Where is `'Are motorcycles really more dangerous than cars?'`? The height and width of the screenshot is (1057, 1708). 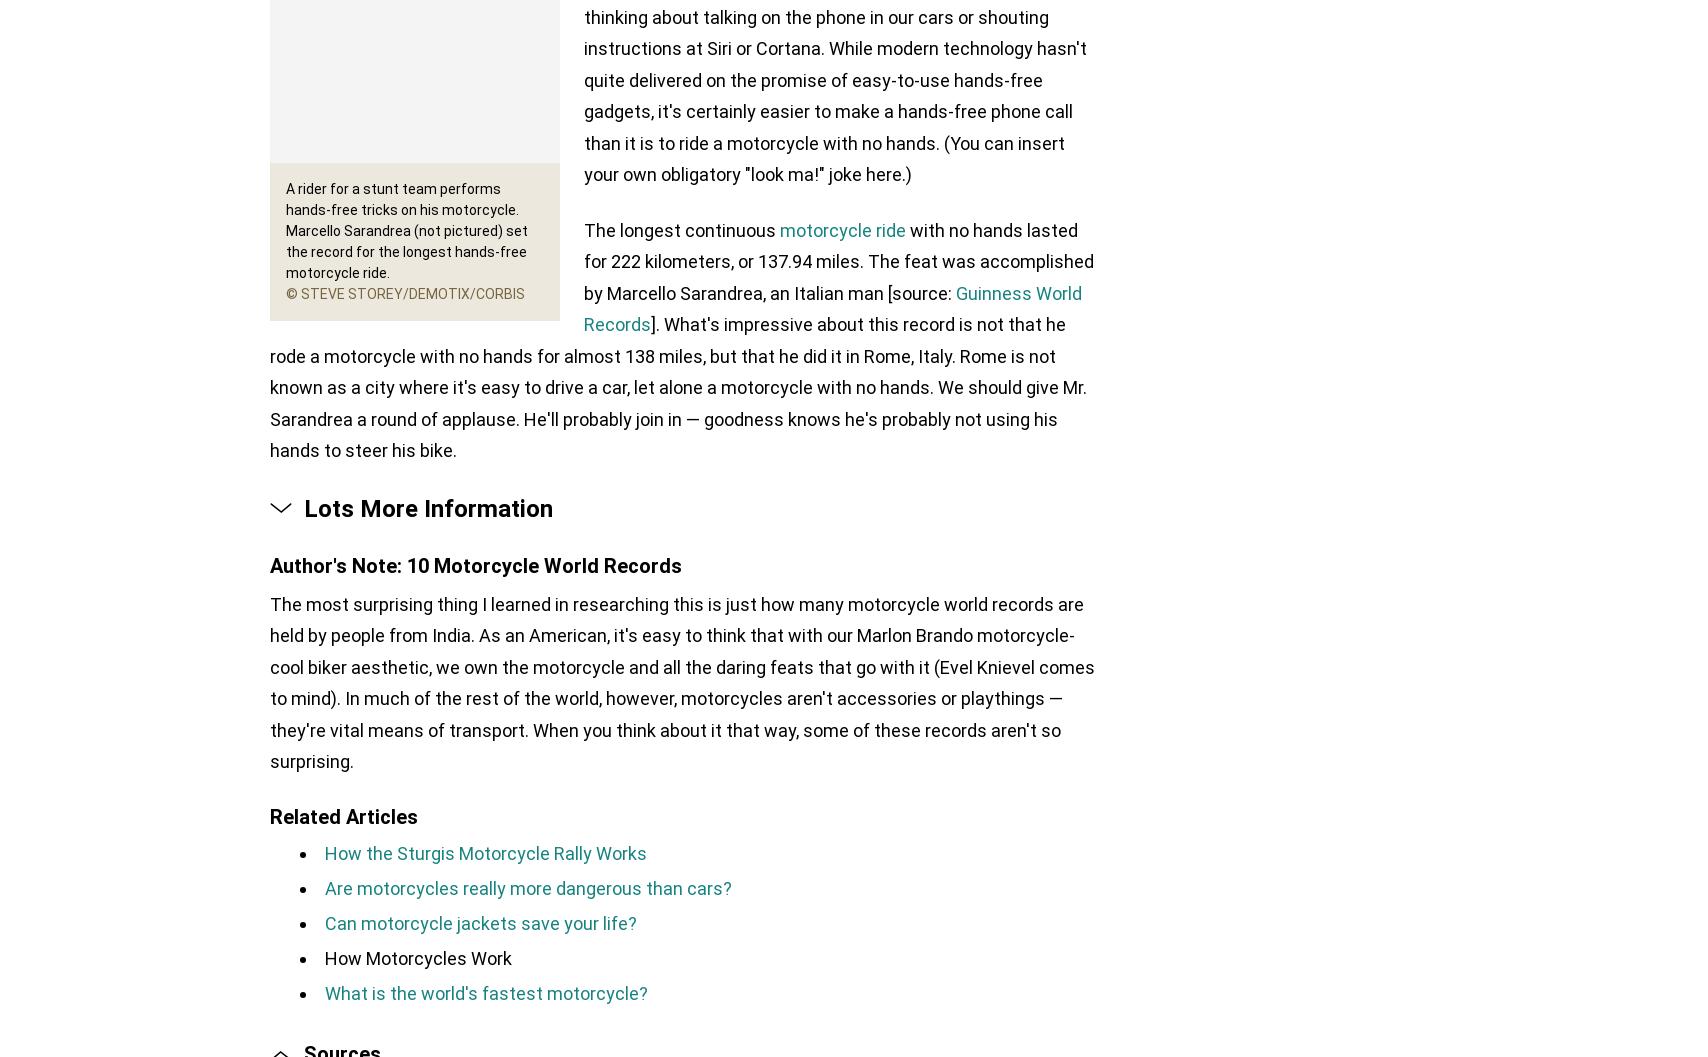 'Are motorcycles really more dangerous than cars?' is located at coordinates (325, 886).